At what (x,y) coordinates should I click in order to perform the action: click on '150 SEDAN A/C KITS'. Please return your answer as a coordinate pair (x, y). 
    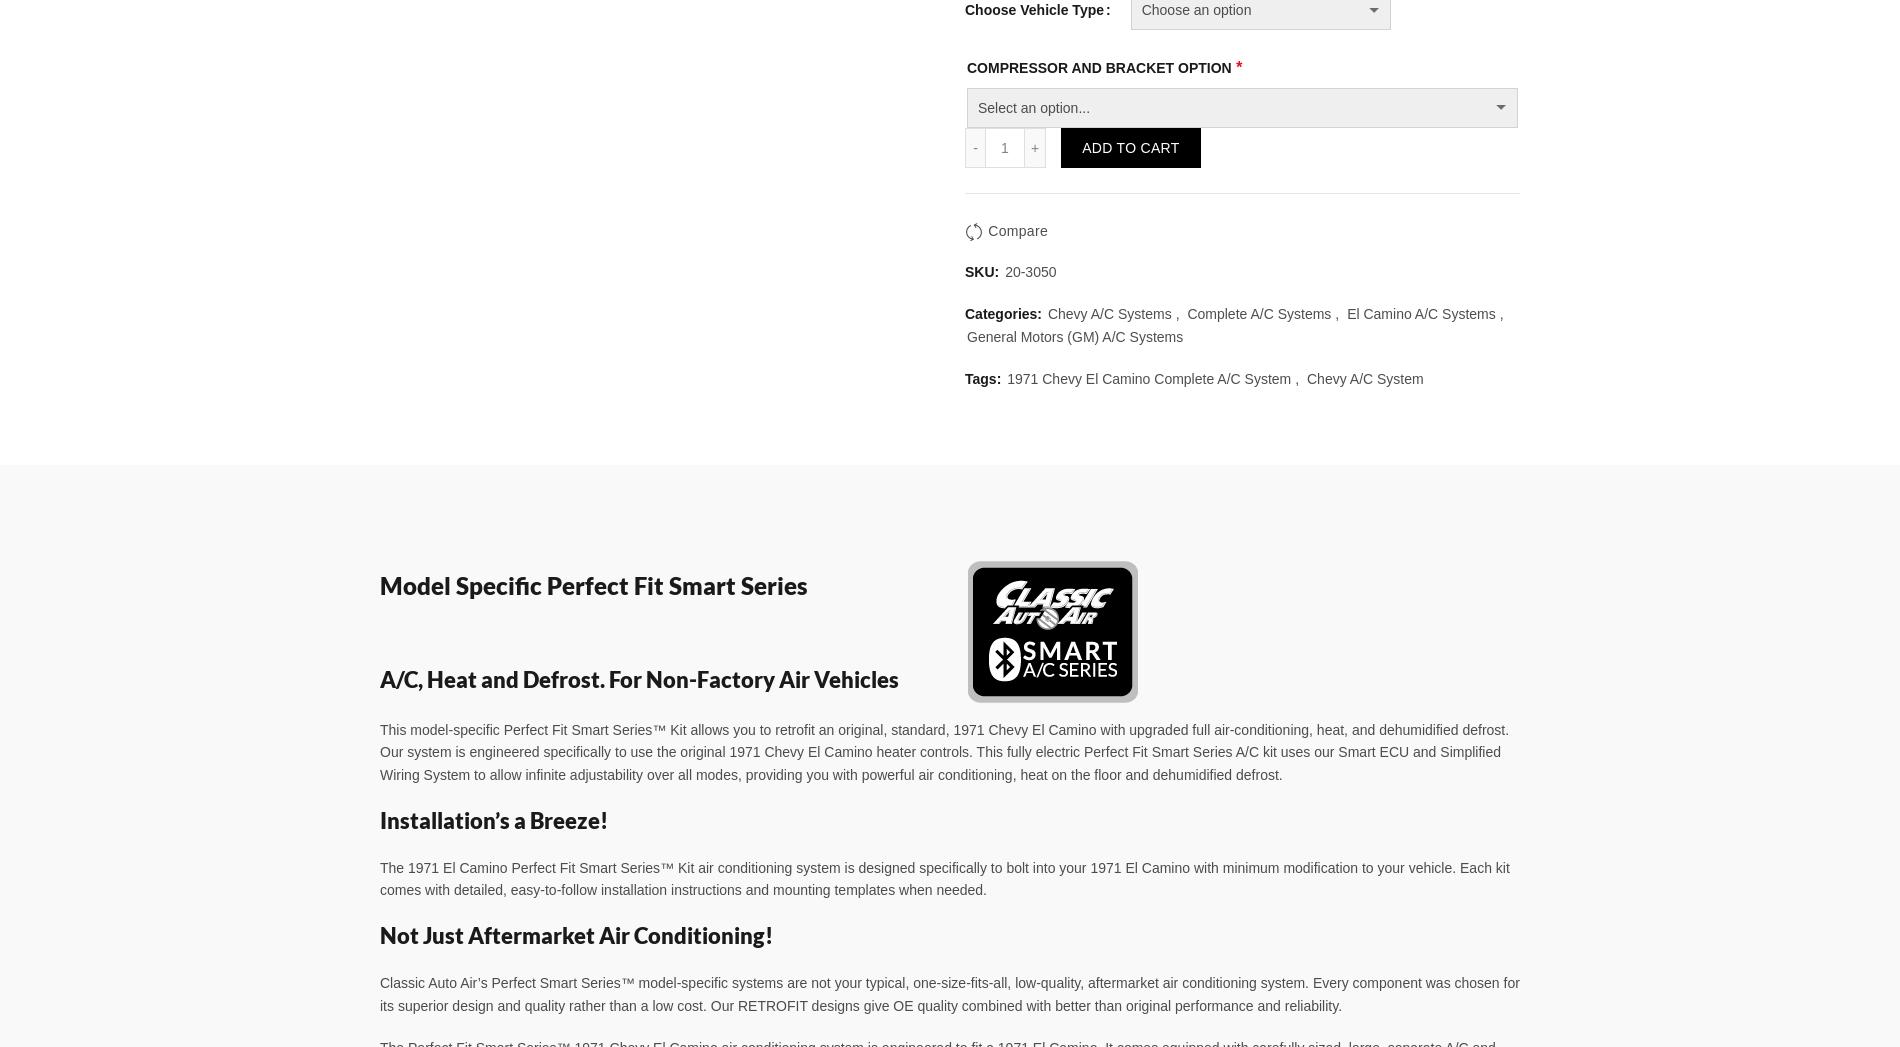
    Looking at the image, I should click on (453, 40).